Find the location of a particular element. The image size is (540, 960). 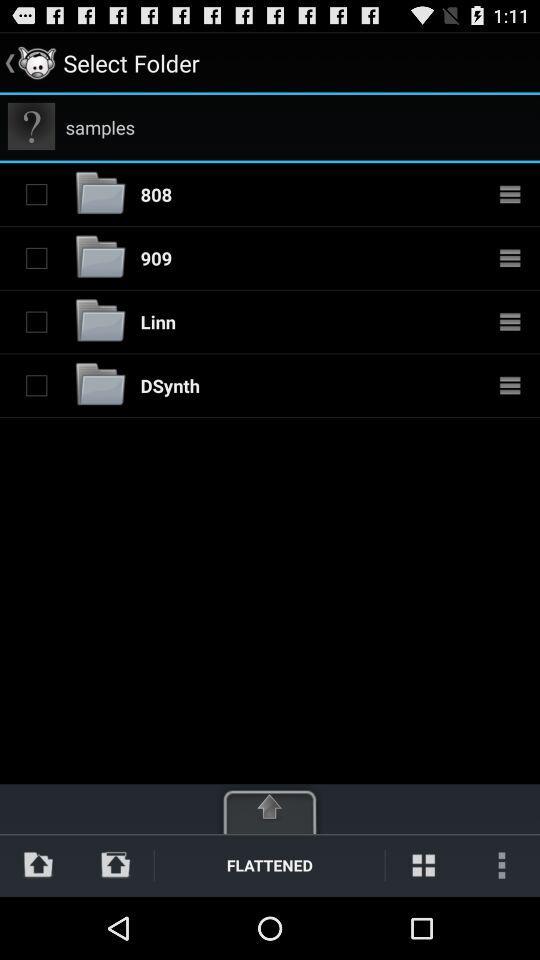

open folder is located at coordinates (100, 384).